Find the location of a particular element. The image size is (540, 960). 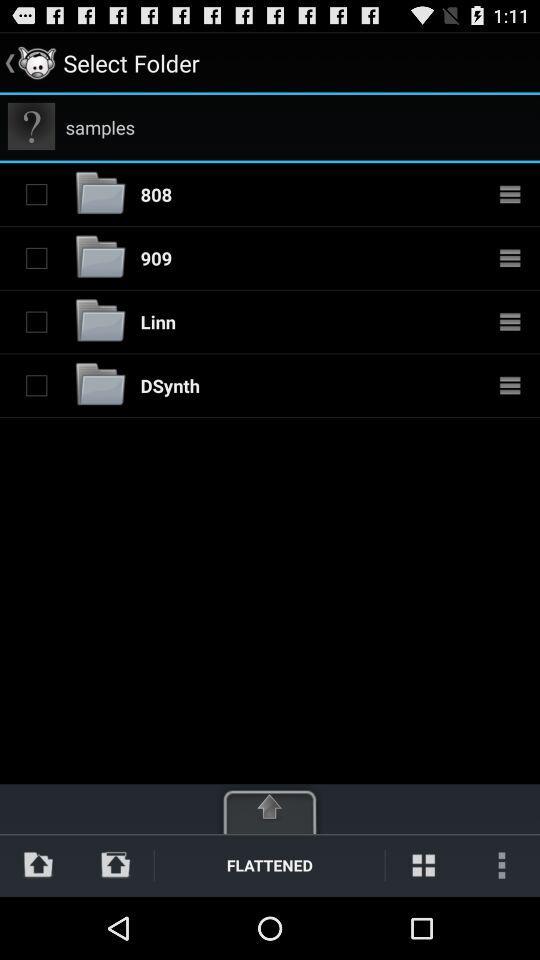

open folder is located at coordinates (100, 384).